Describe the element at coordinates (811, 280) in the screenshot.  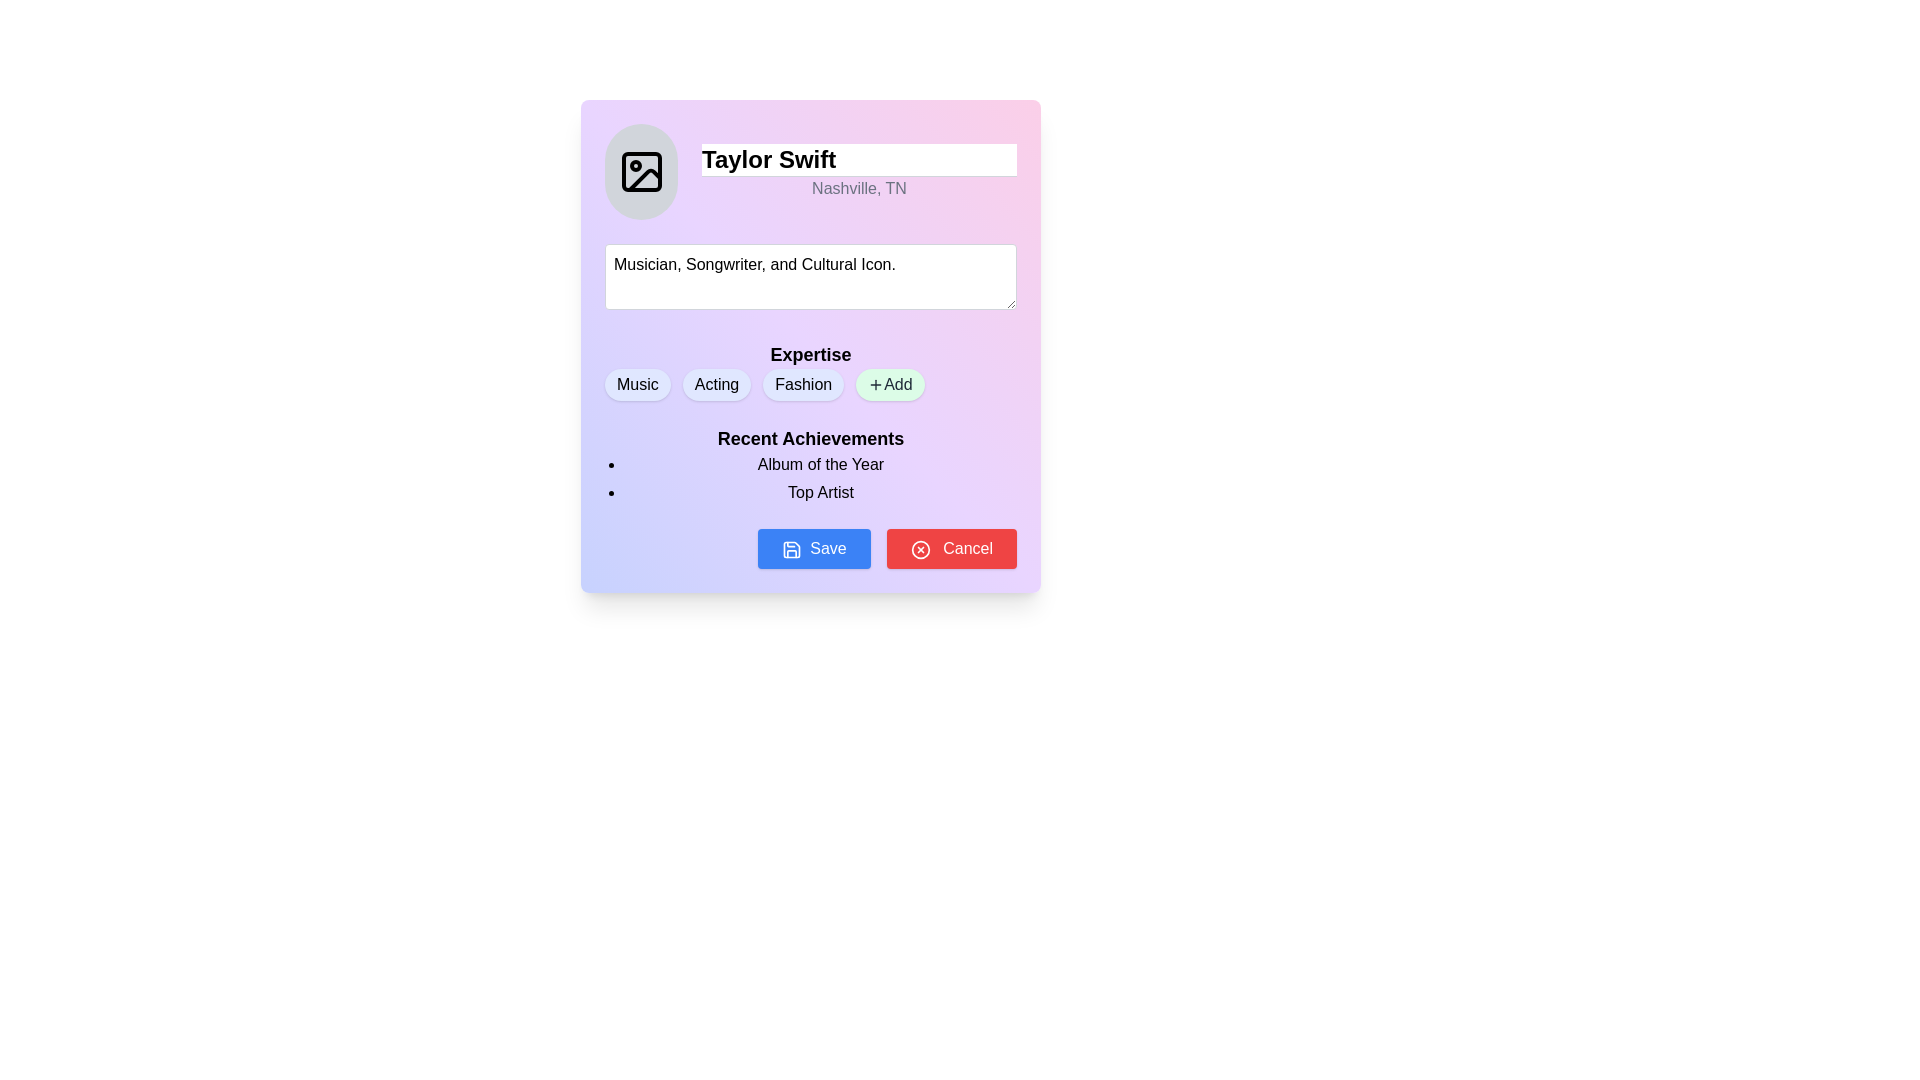
I see `the text input area that contains the text 'Musician, Songwriter, and Cultural Icon.'` at that location.